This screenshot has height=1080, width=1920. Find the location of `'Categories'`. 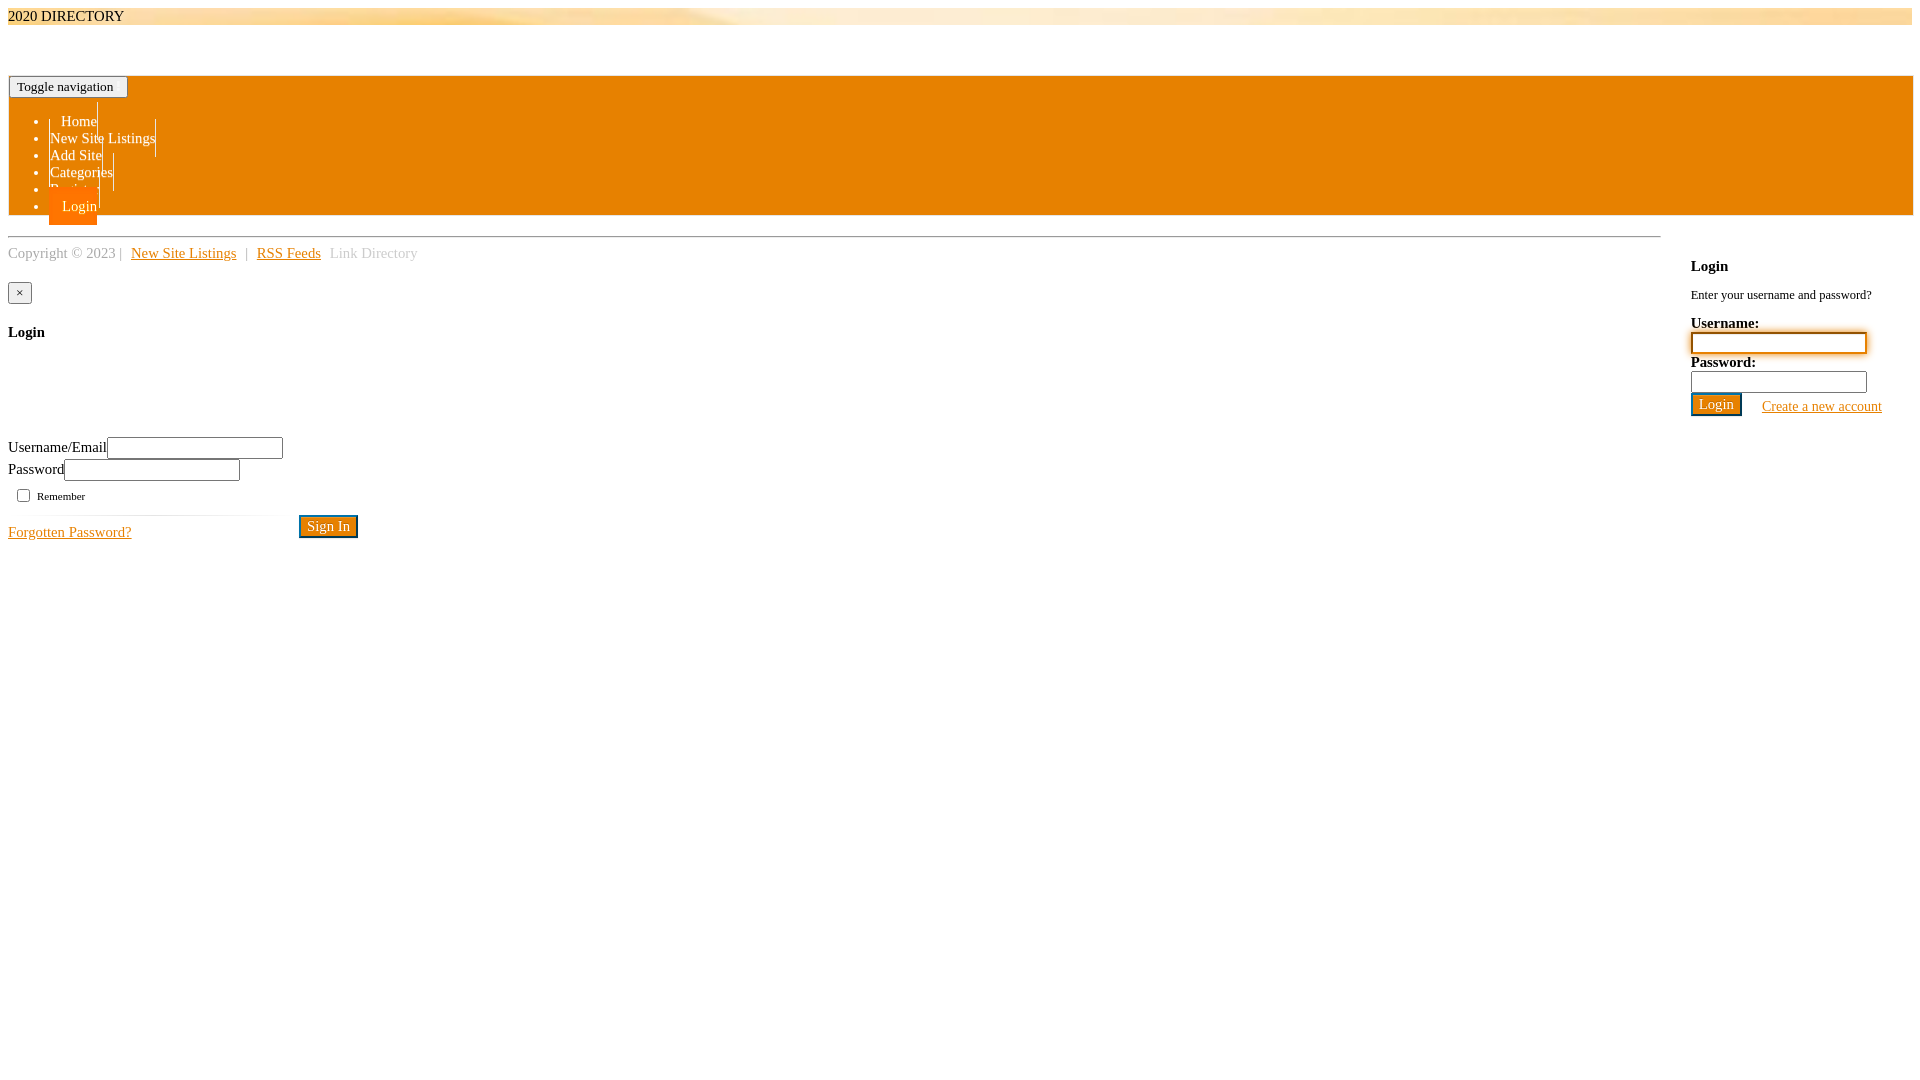

'Categories' is located at coordinates (80, 171).